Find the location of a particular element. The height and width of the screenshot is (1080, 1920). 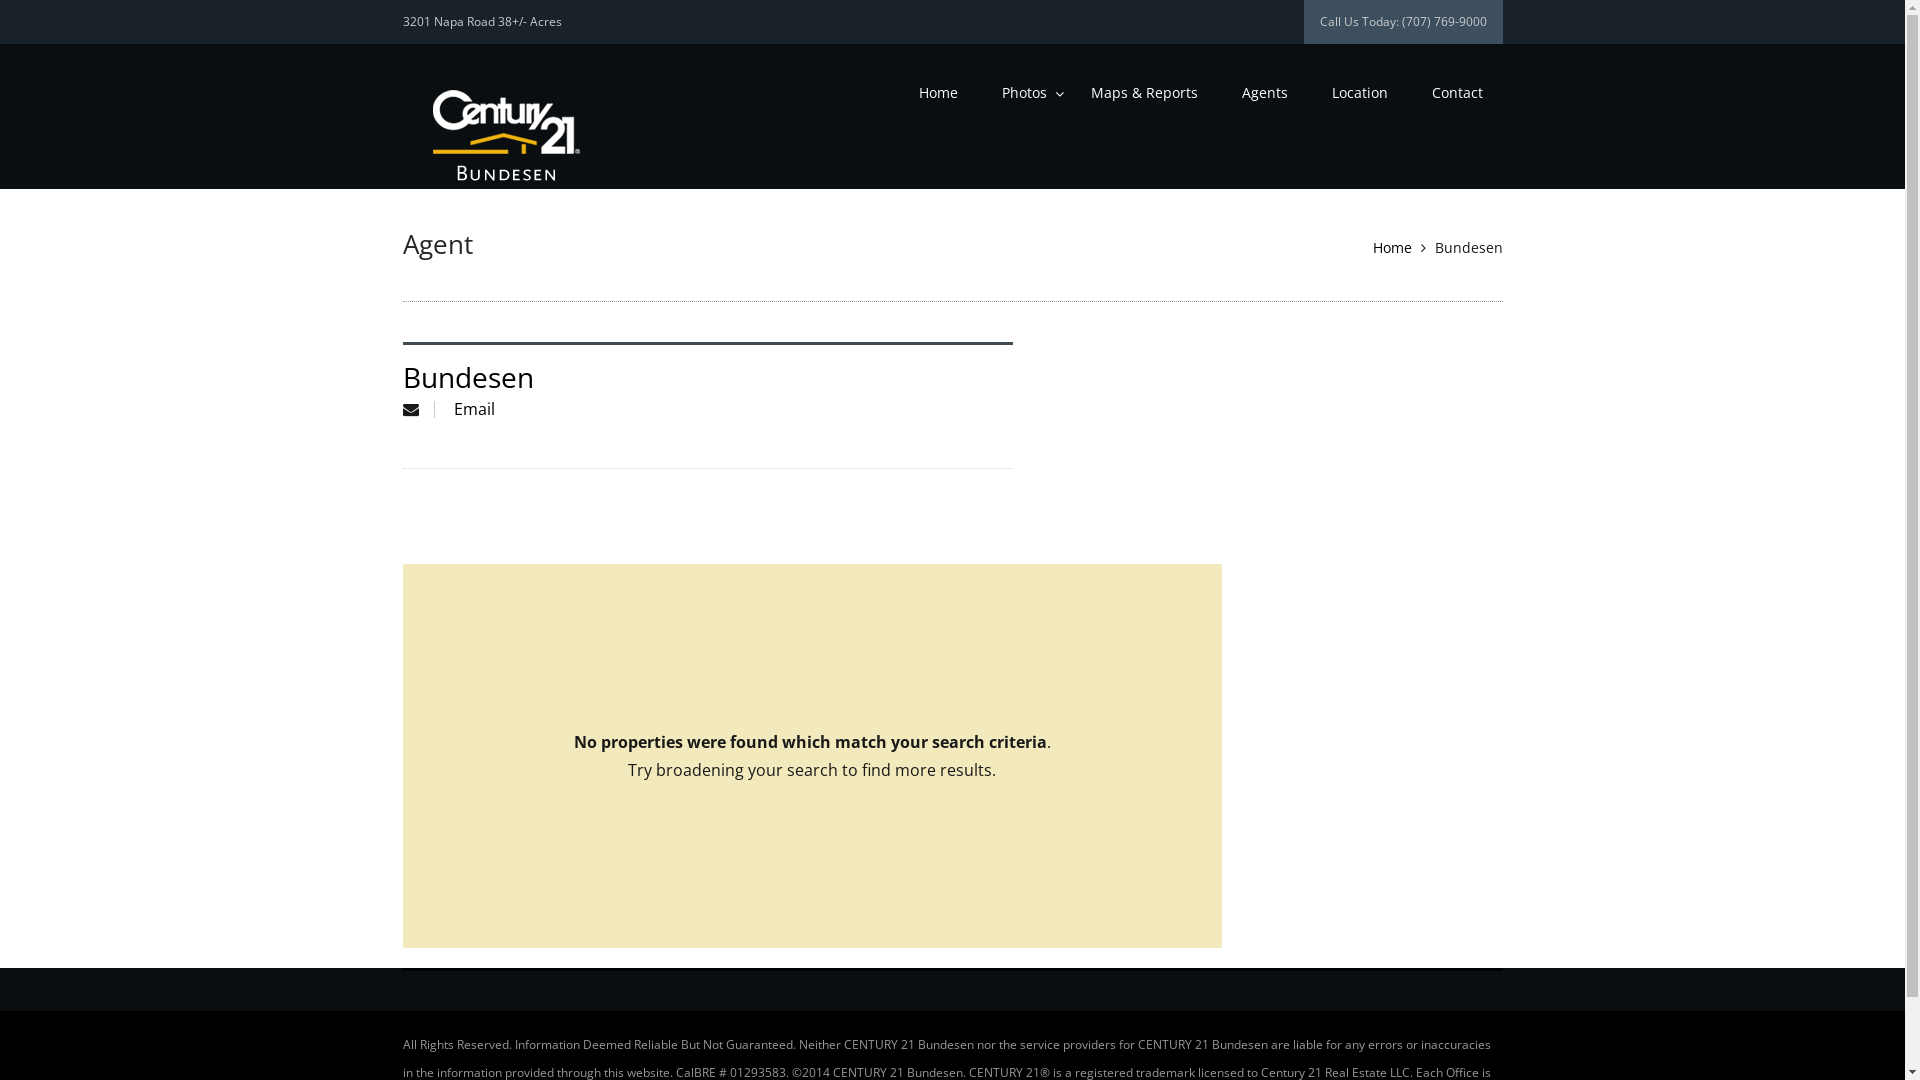

'Home' is located at coordinates (936, 92).